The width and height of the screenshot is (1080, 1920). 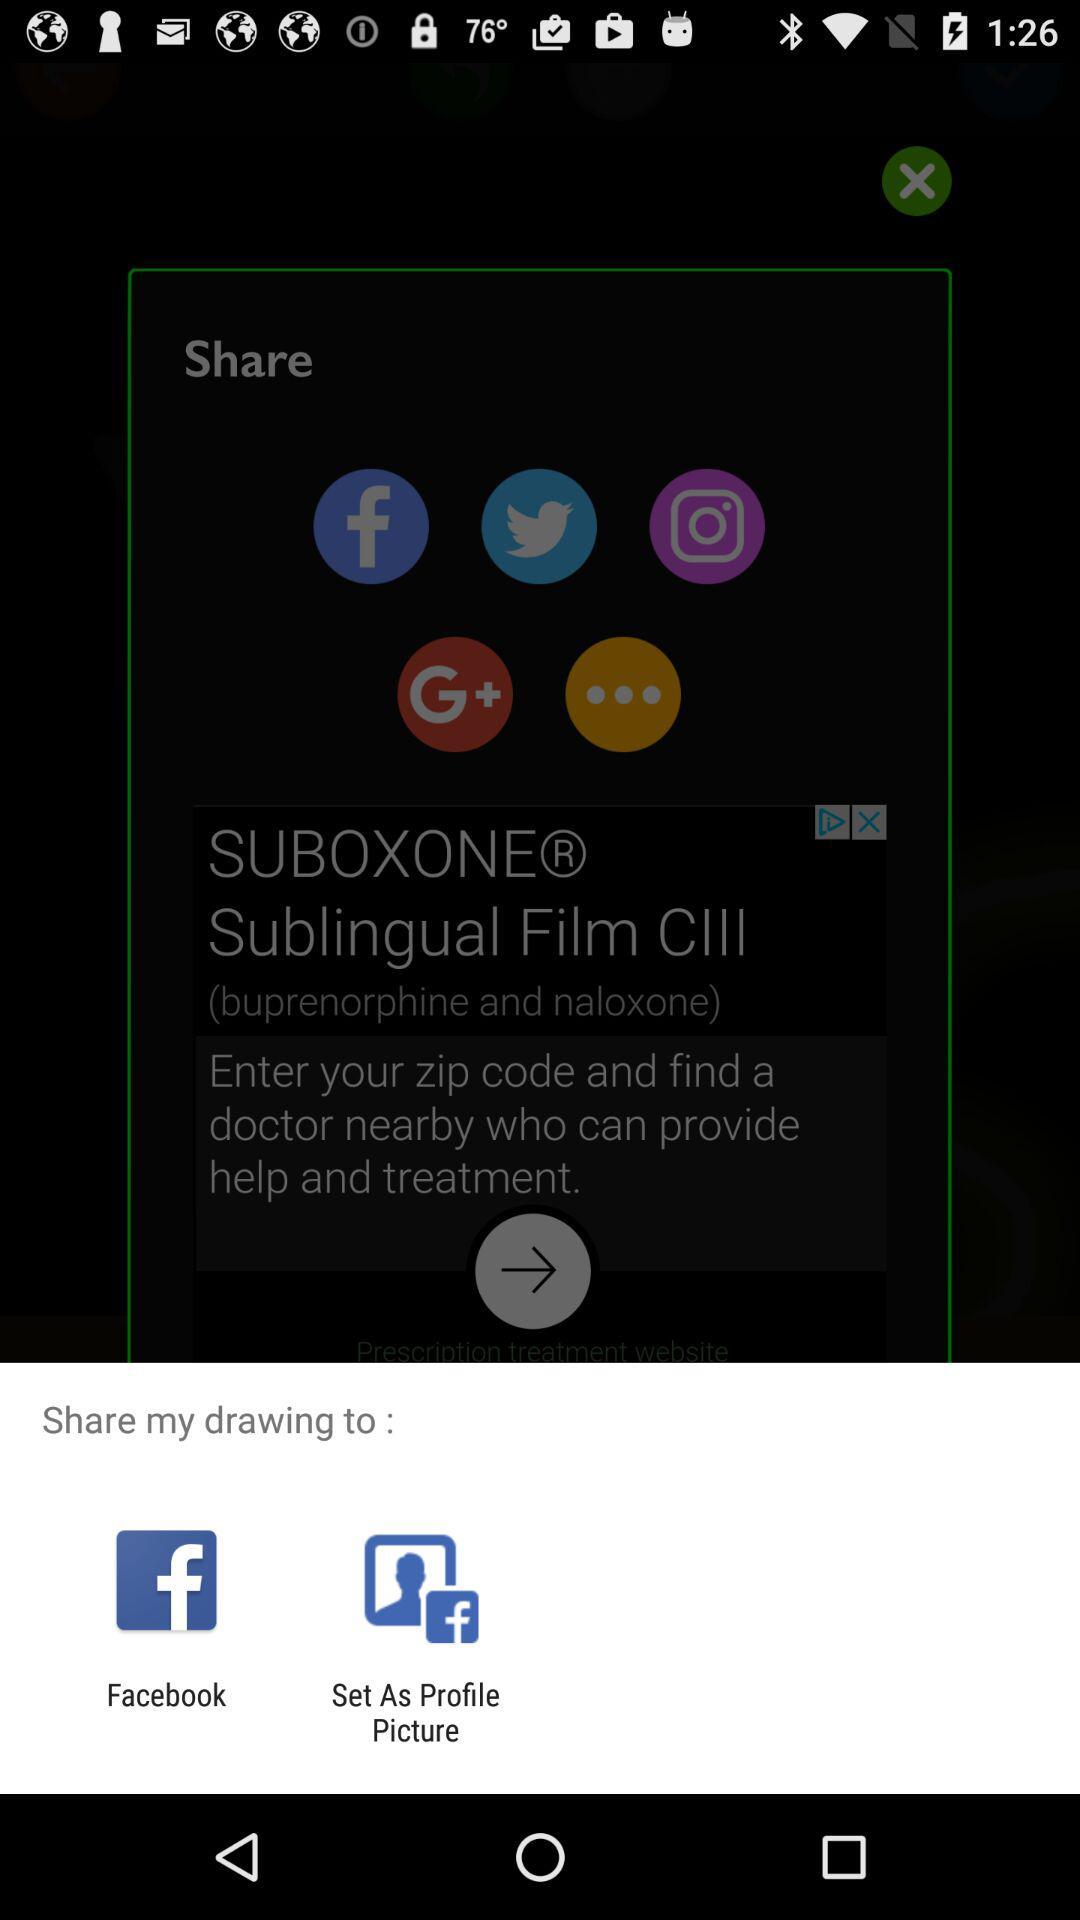 What do you see at coordinates (414, 1711) in the screenshot?
I see `set as profile app` at bounding box center [414, 1711].